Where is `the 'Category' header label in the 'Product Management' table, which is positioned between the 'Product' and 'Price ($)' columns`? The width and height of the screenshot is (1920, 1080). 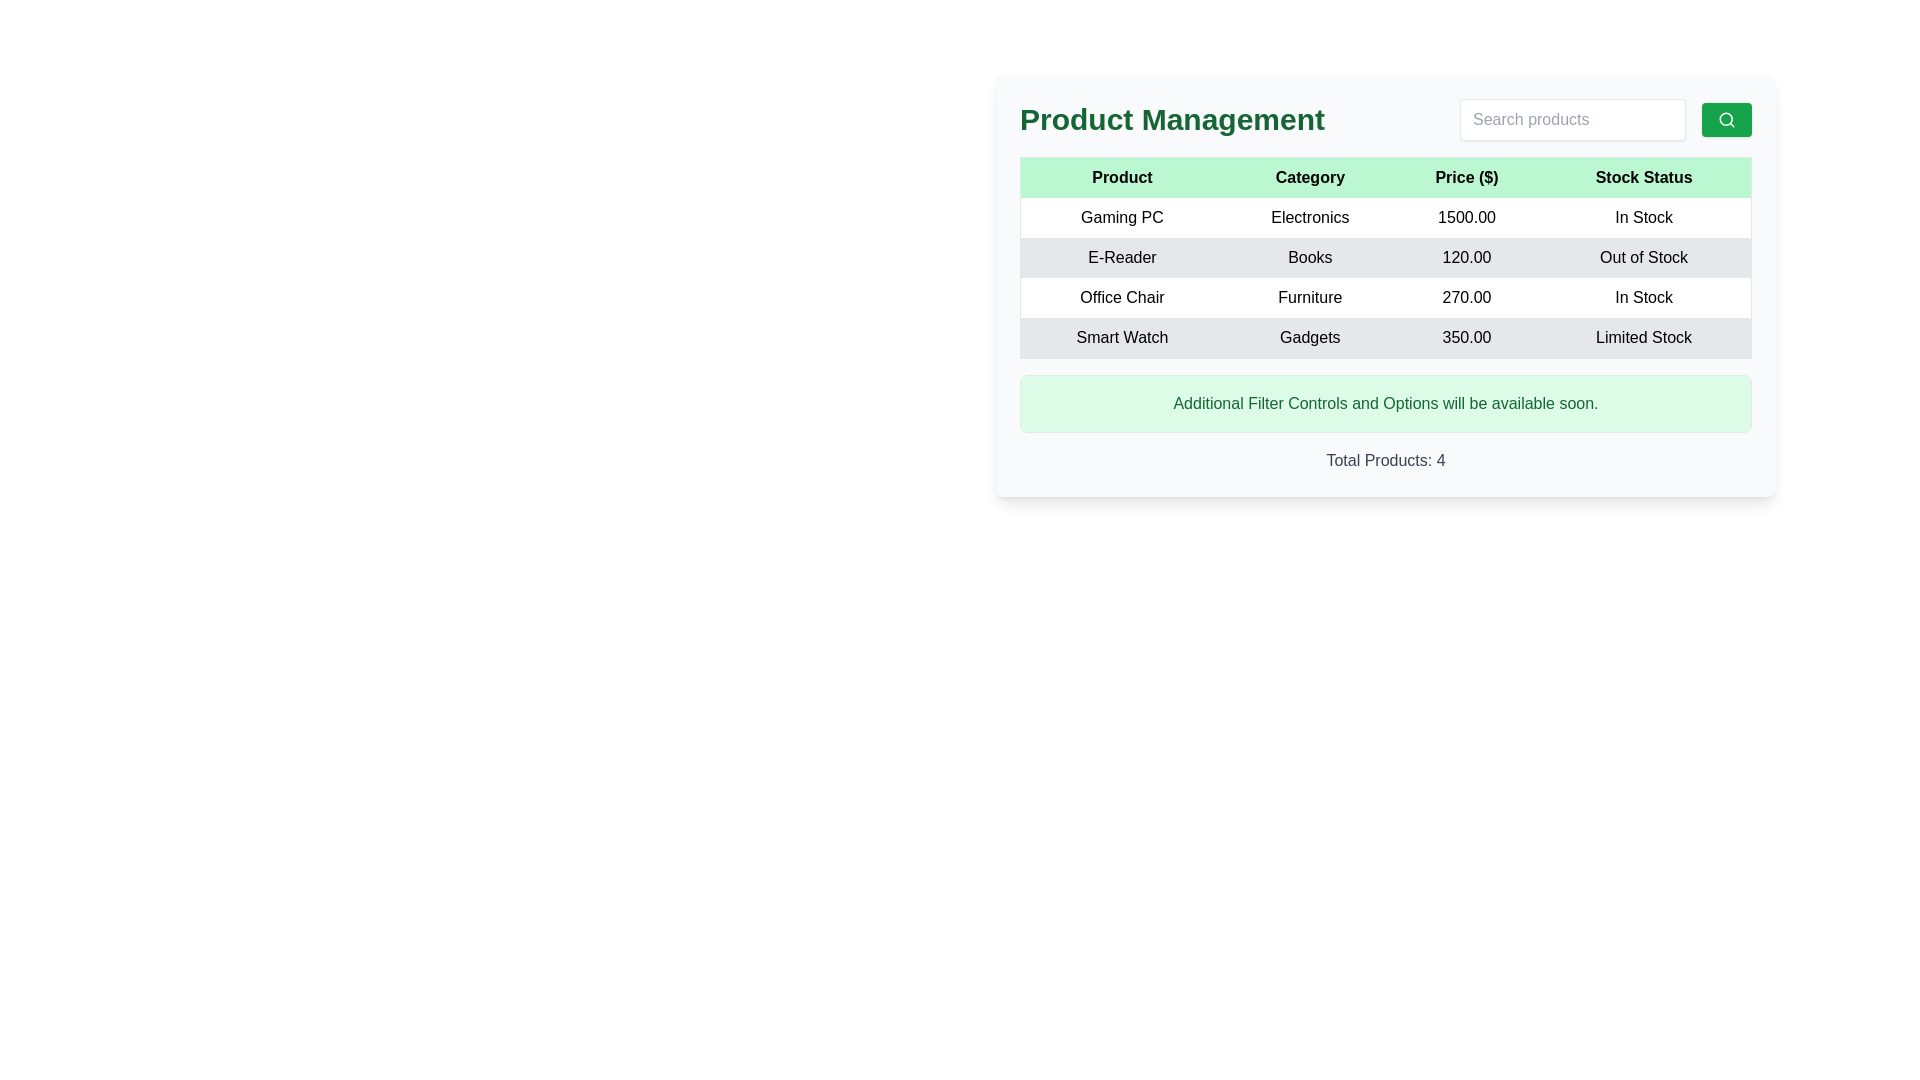 the 'Category' header label in the 'Product Management' table, which is positioned between the 'Product' and 'Price ($)' columns is located at coordinates (1310, 176).